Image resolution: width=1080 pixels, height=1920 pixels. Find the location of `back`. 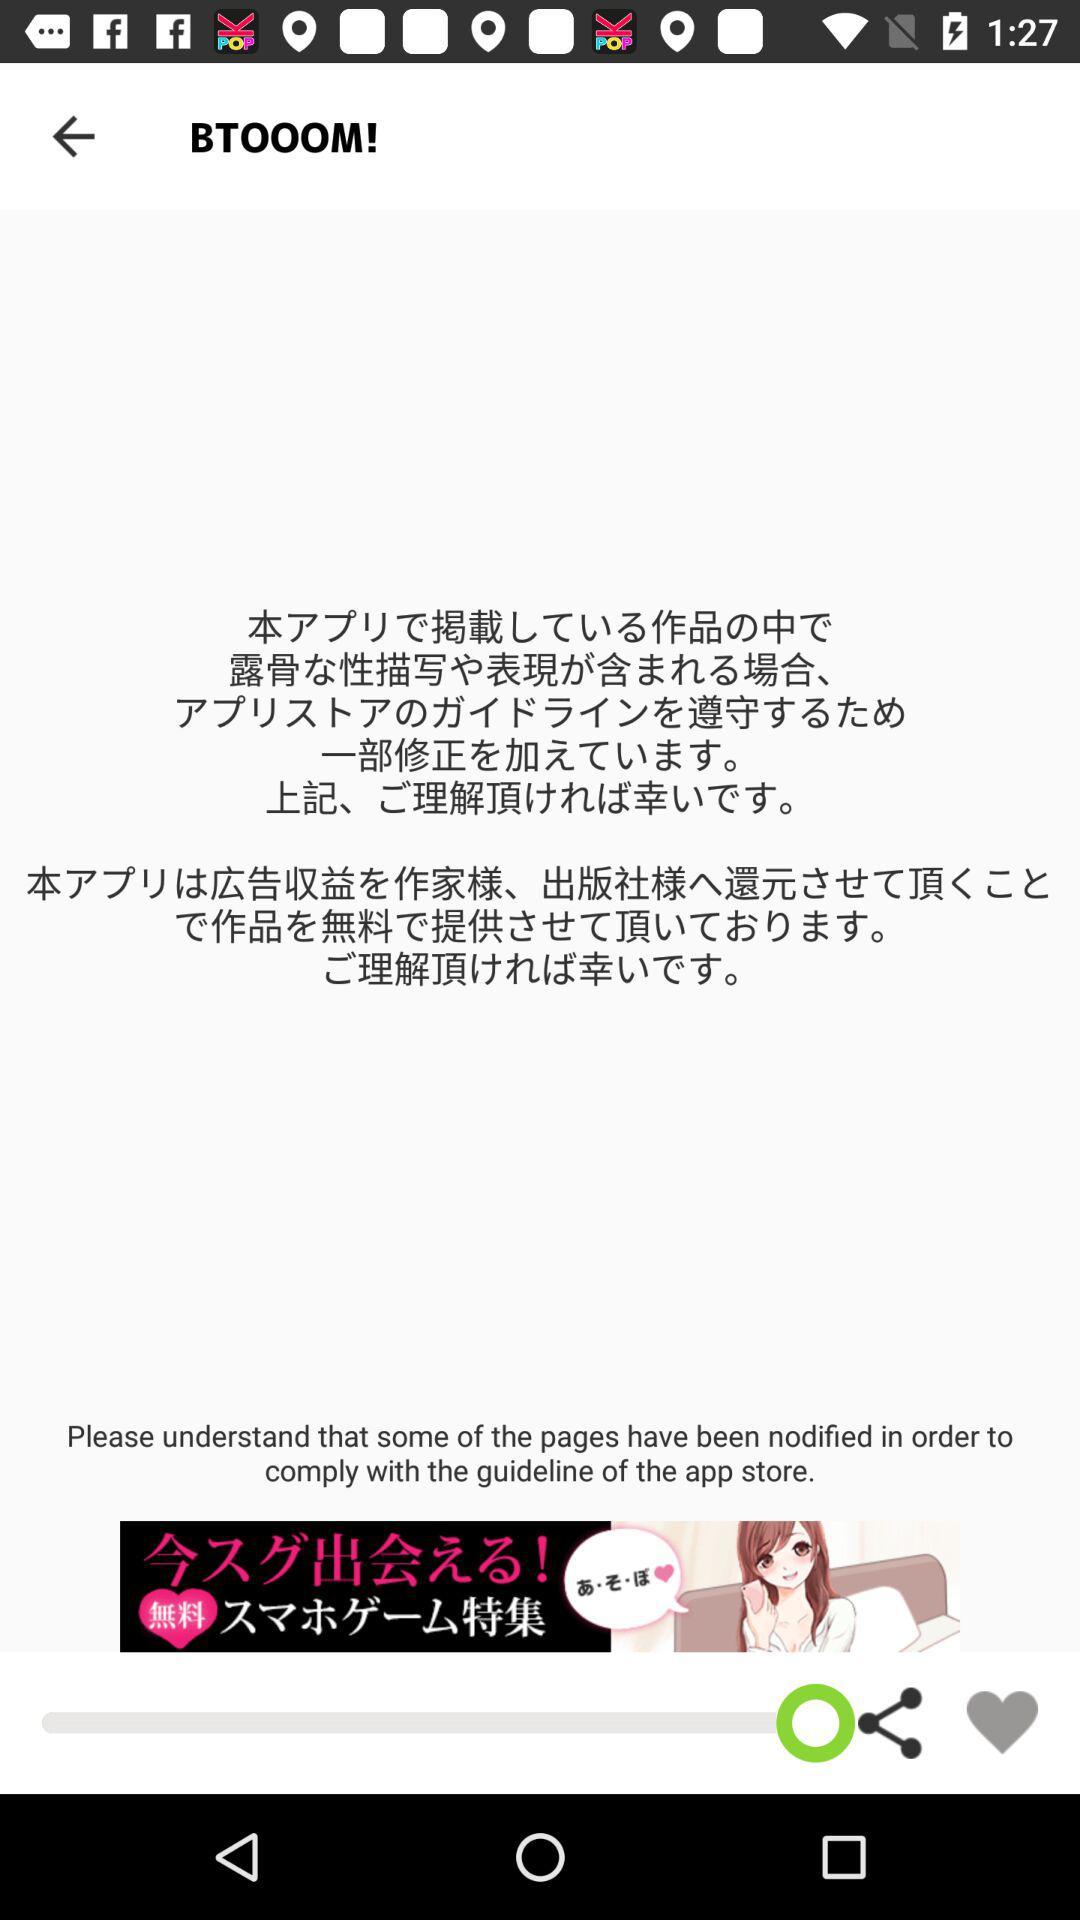

back is located at coordinates (72, 135).